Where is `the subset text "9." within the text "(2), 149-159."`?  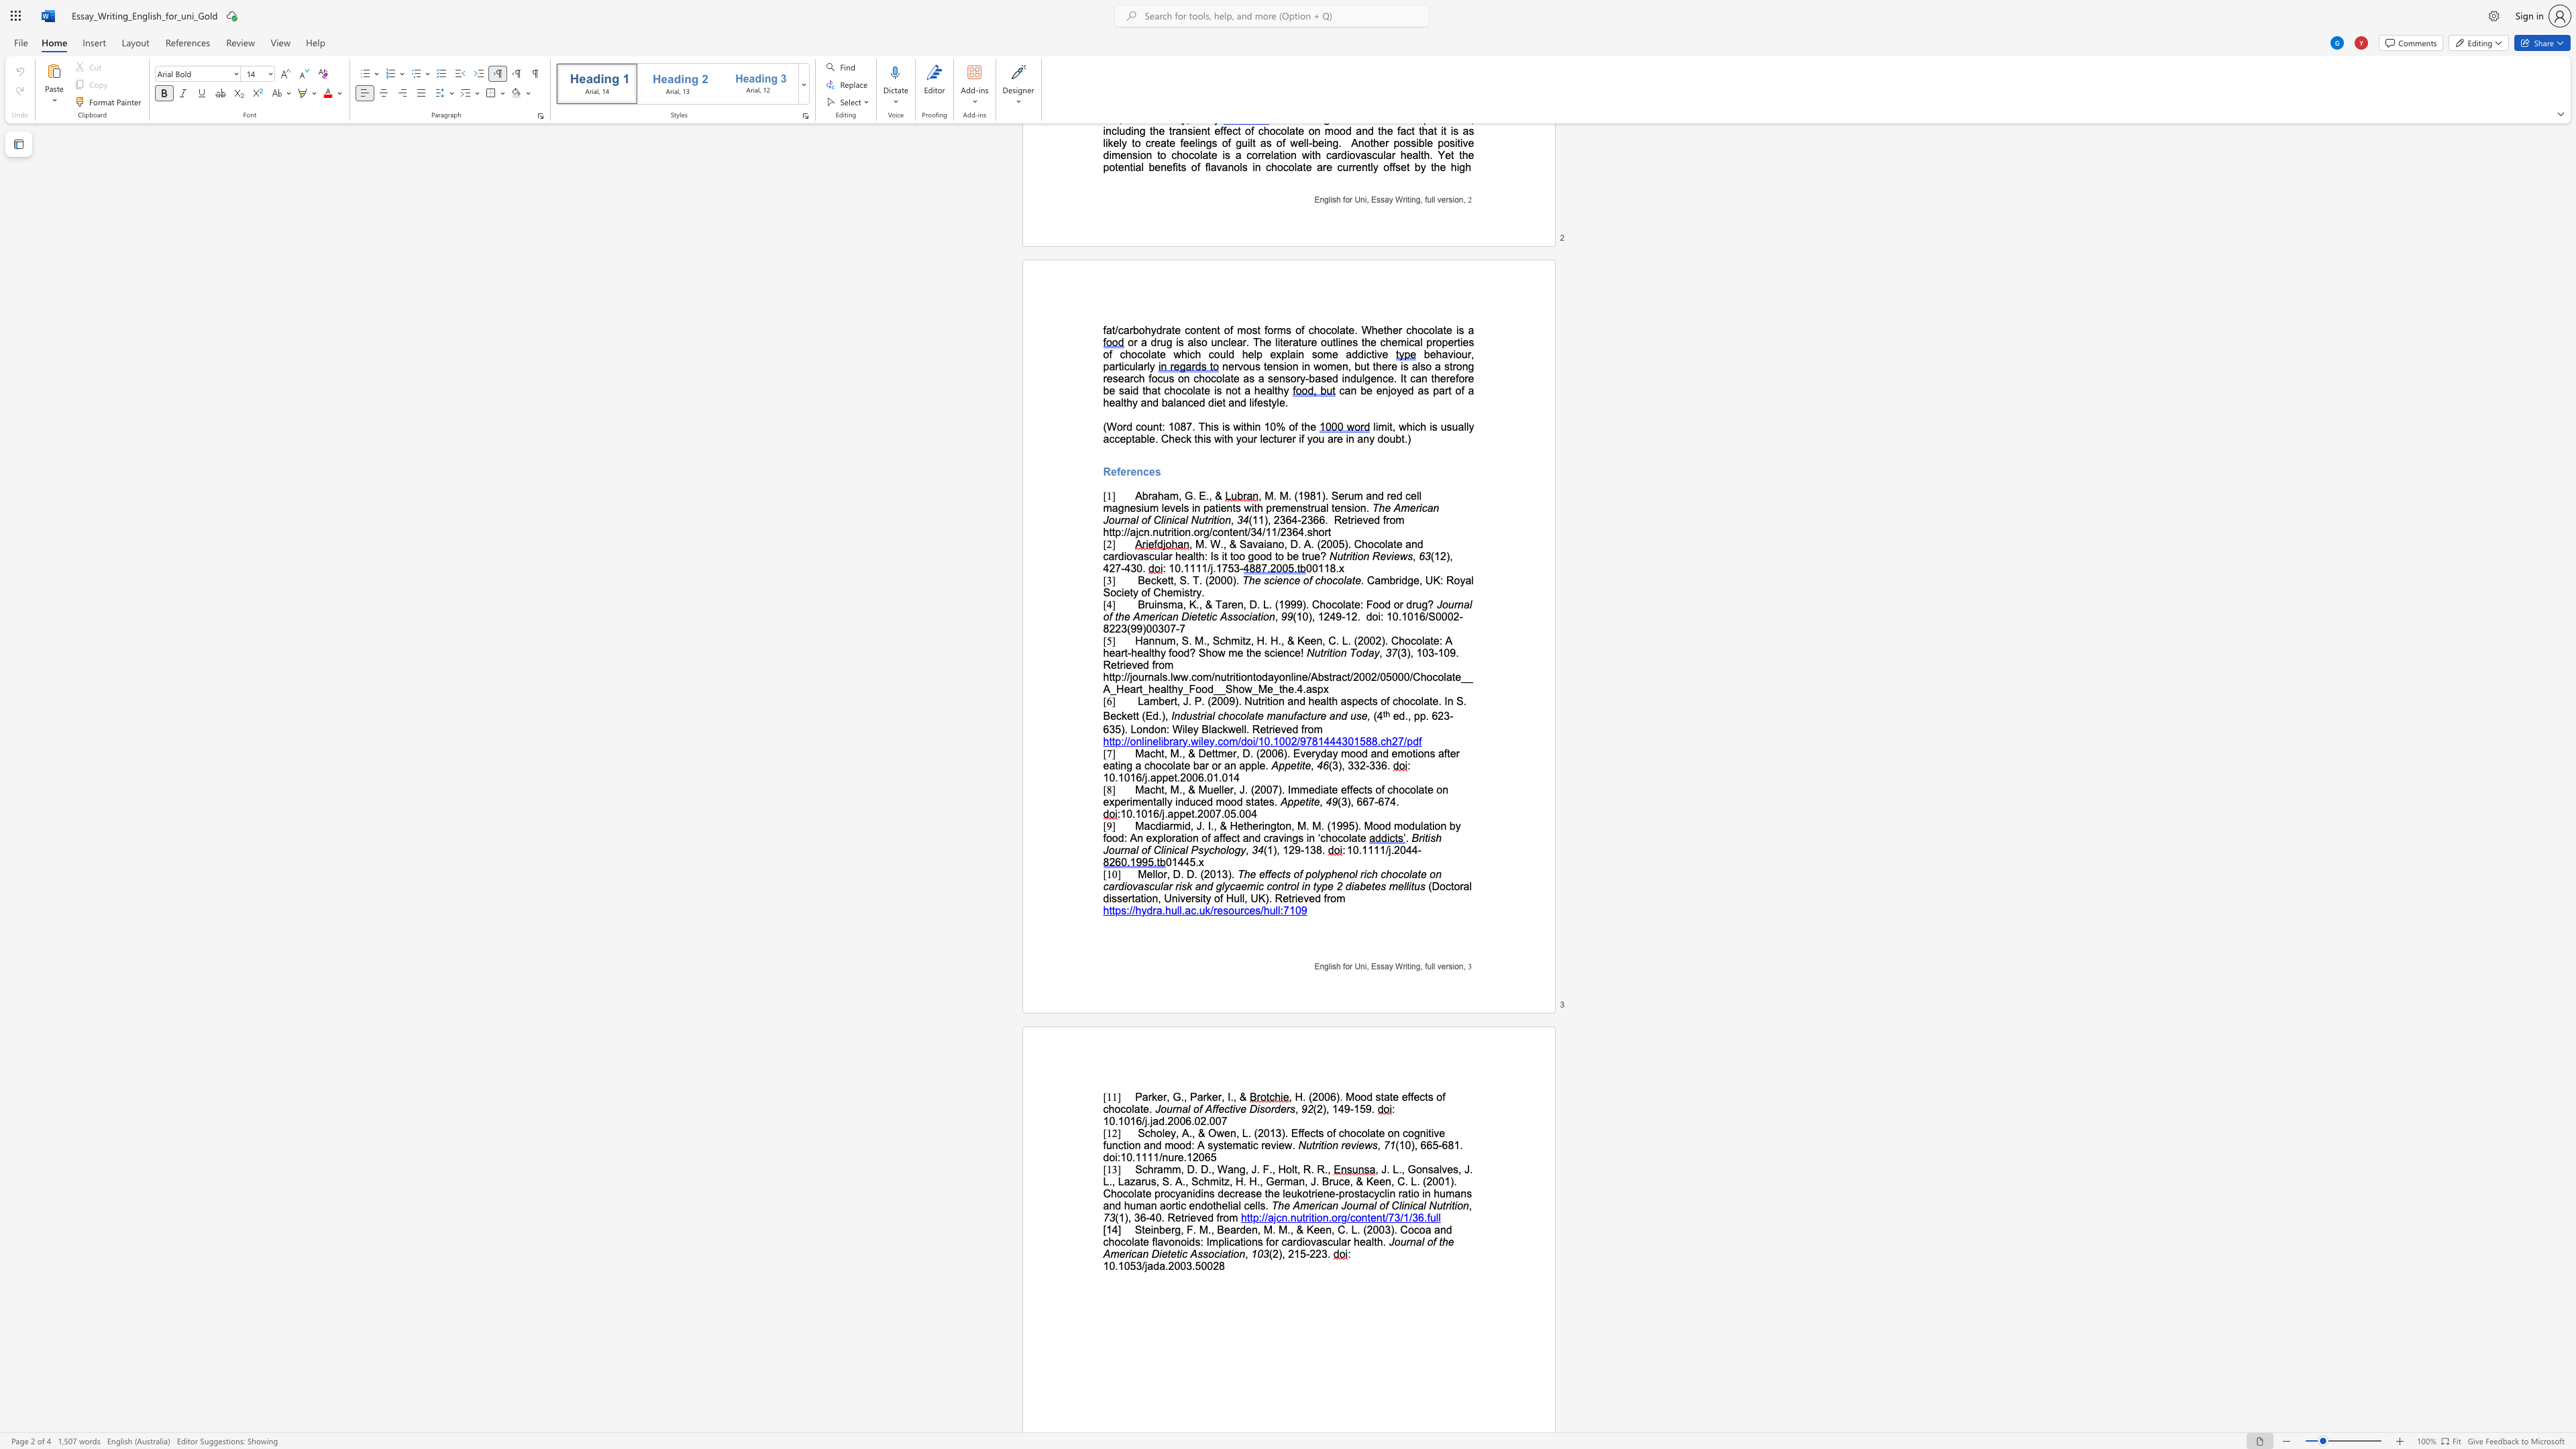 the subset text "9." within the text "(2), 149-159." is located at coordinates (1364, 1108).